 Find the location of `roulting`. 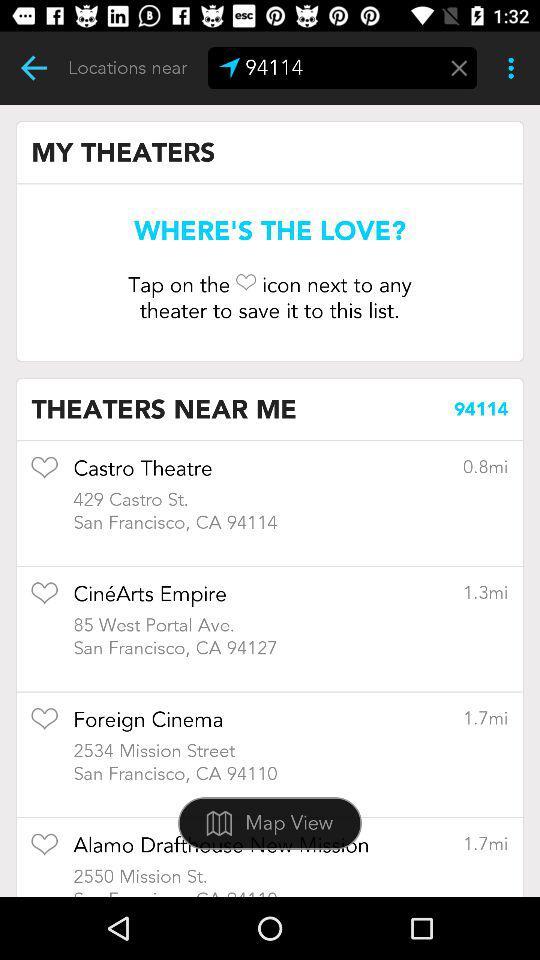

roulting is located at coordinates (33, 68).